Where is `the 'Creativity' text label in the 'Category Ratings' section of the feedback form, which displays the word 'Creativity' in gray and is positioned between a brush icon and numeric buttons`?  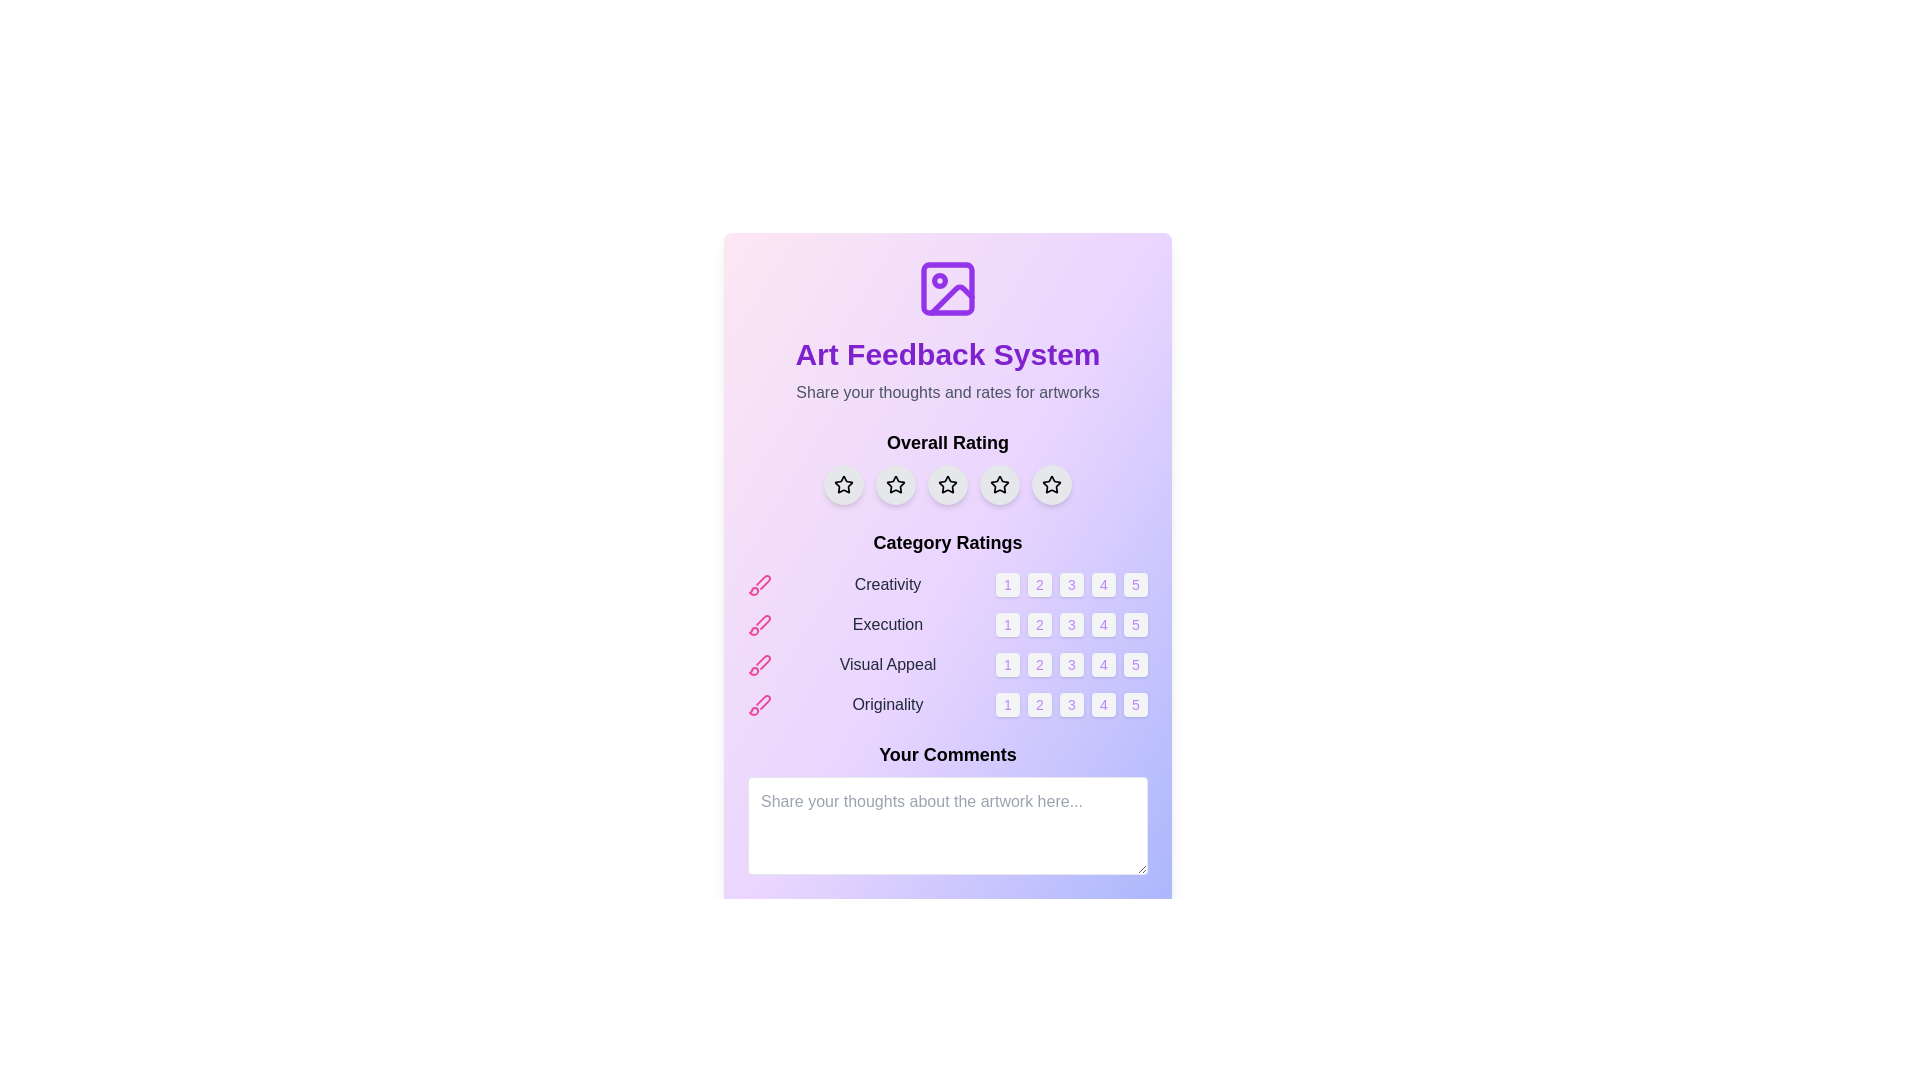
the 'Creativity' text label in the 'Category Ratings' section of the feedback form, which displays the word 'Creativity' in gray and is positioned between a brush icon and numeric buttons is located at coordinates (887, 585).